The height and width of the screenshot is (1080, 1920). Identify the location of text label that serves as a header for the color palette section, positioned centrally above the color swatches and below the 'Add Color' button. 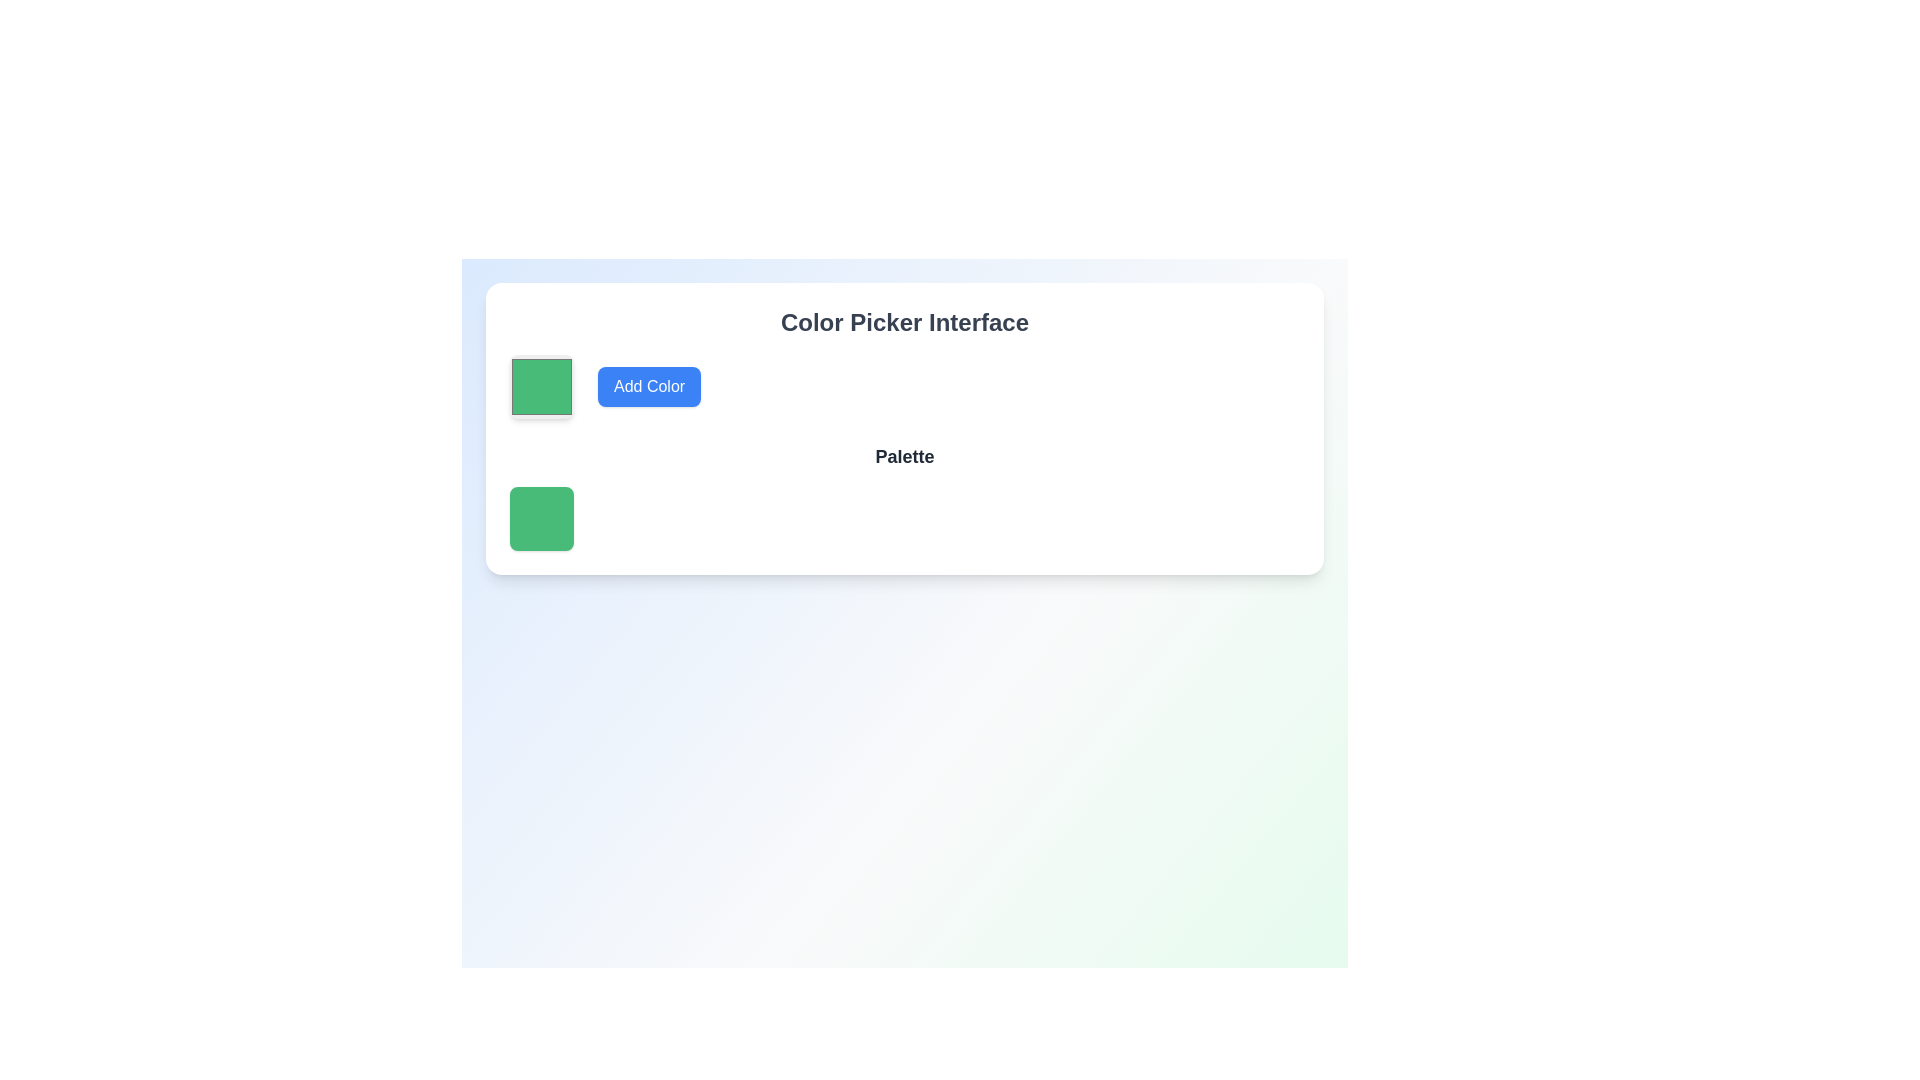
(904, 456).